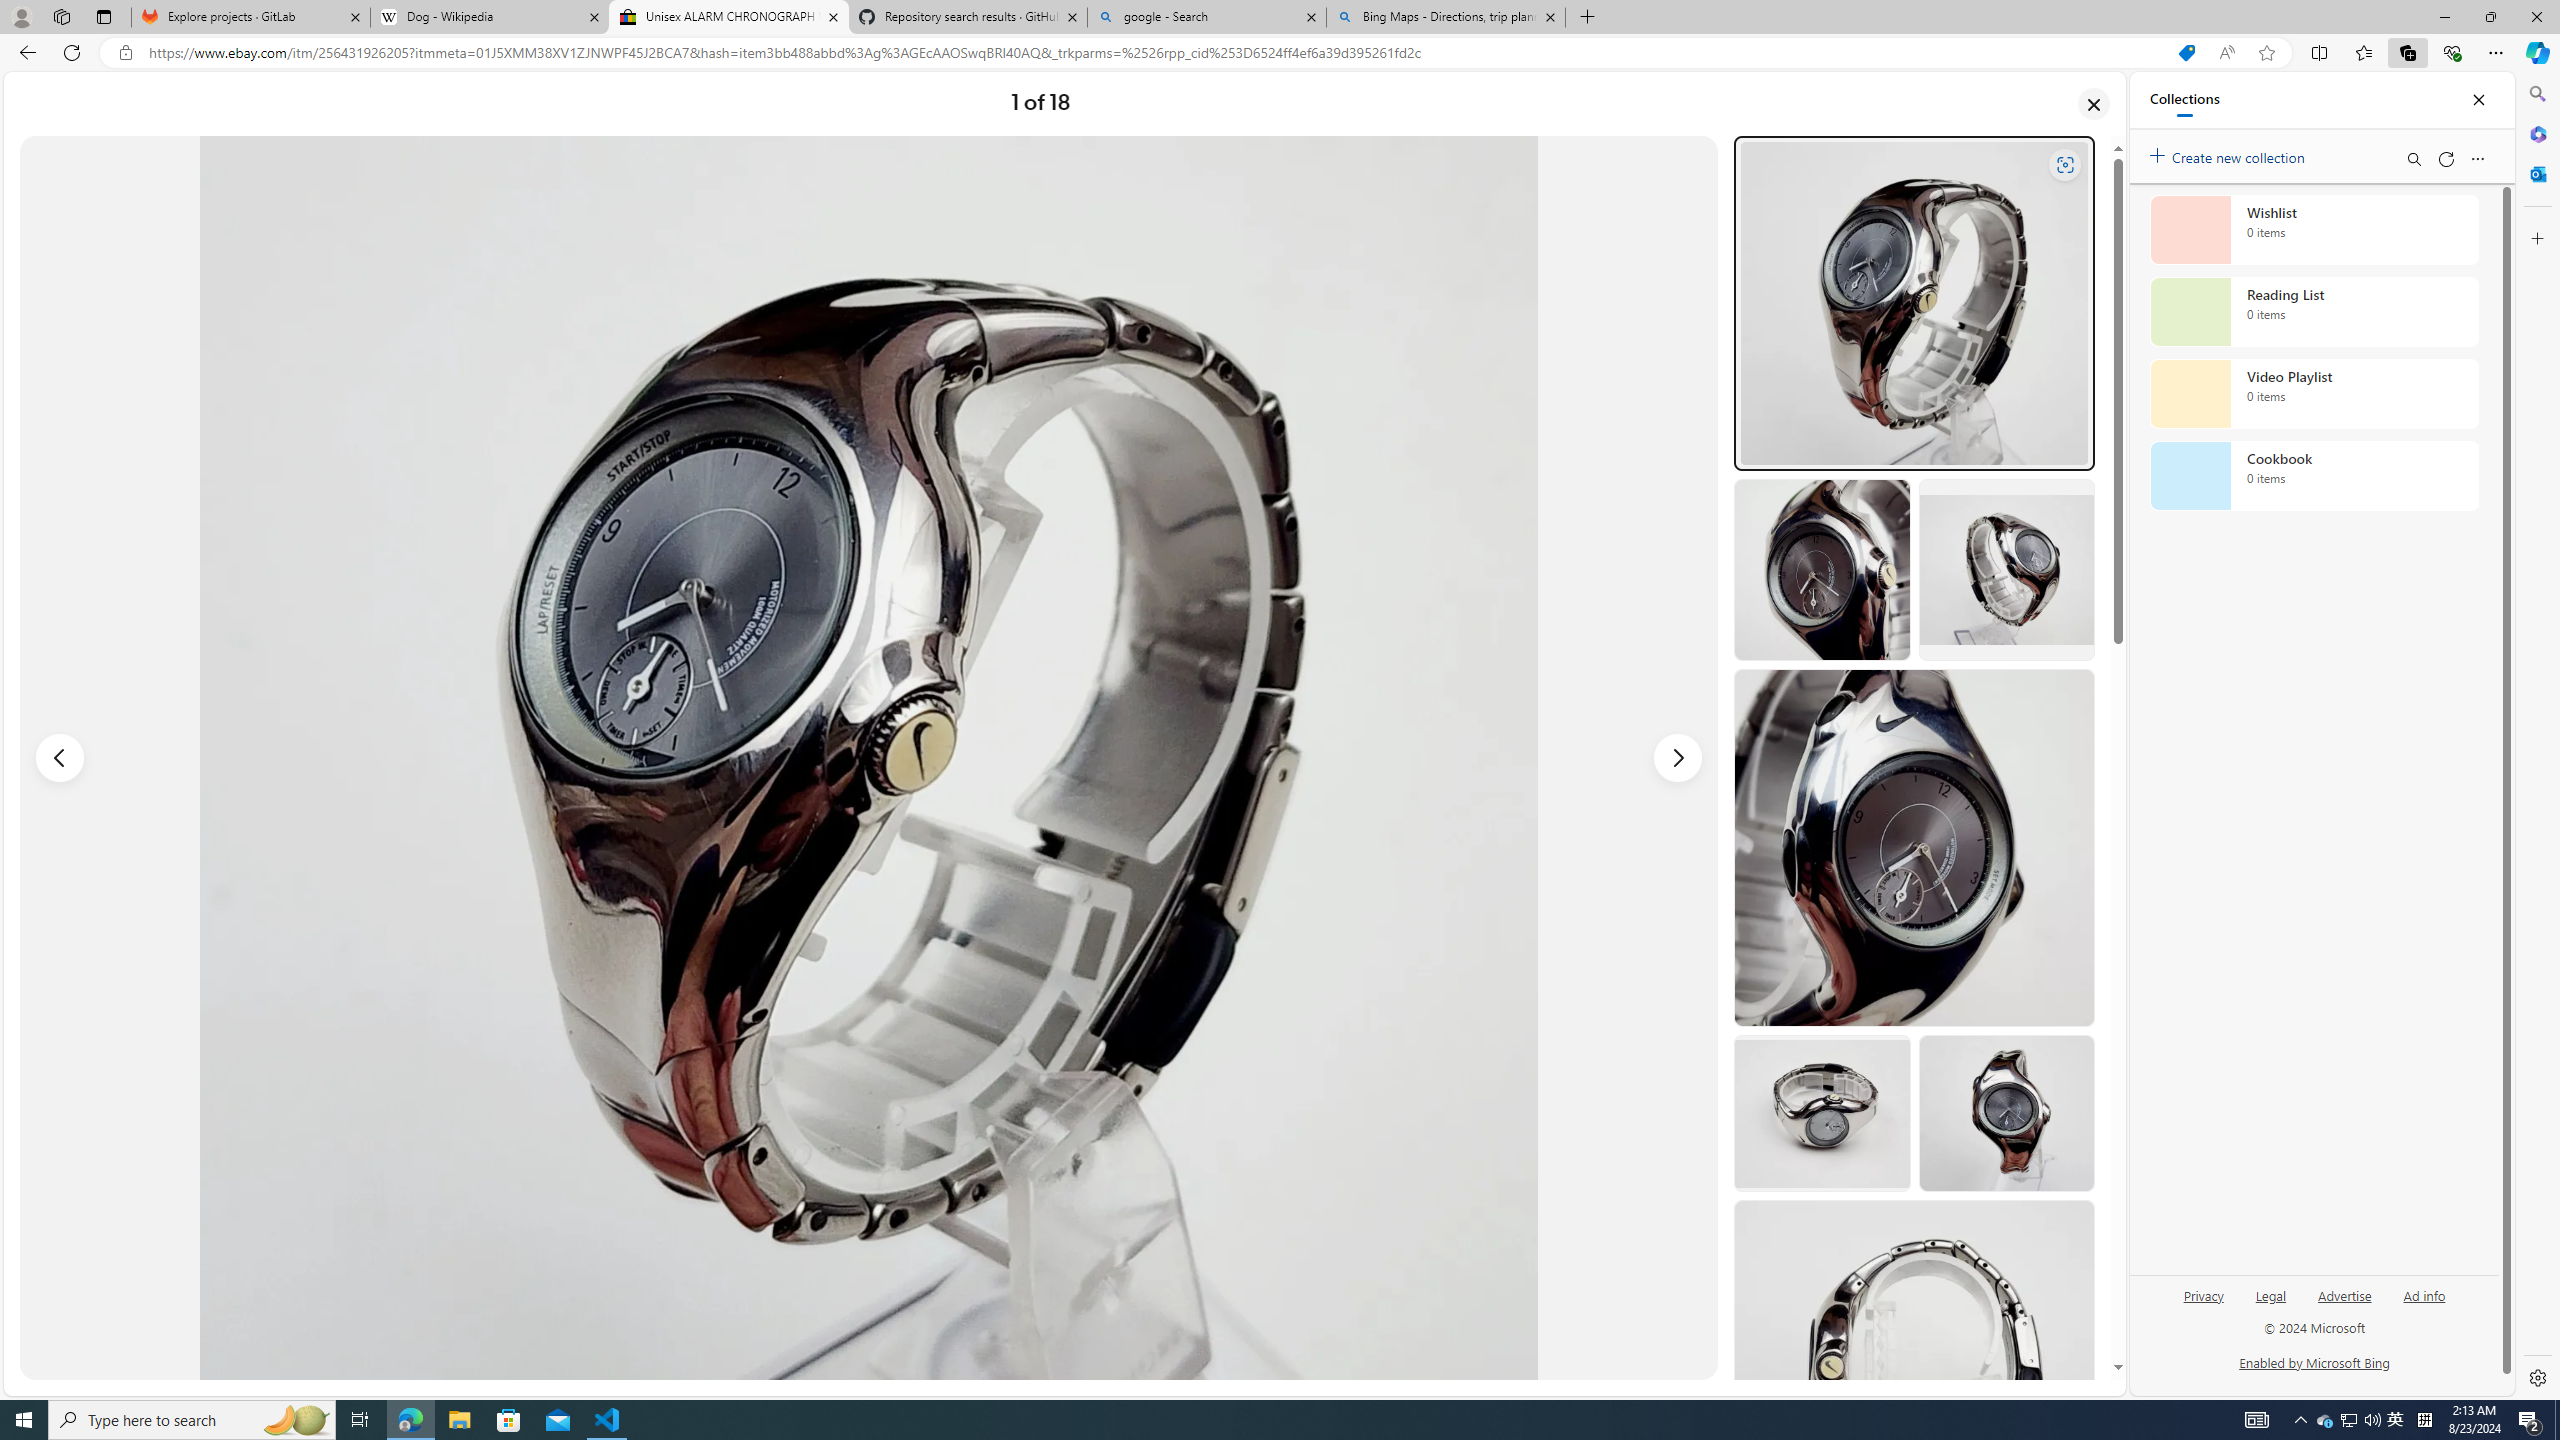 The height and width of the screenshot is (1440, 2560). What do you see at coordinates (1678, 758) in the screenshot?
I see `'Next image - Item images thumbnails'` at bounding box center [1678, 758].